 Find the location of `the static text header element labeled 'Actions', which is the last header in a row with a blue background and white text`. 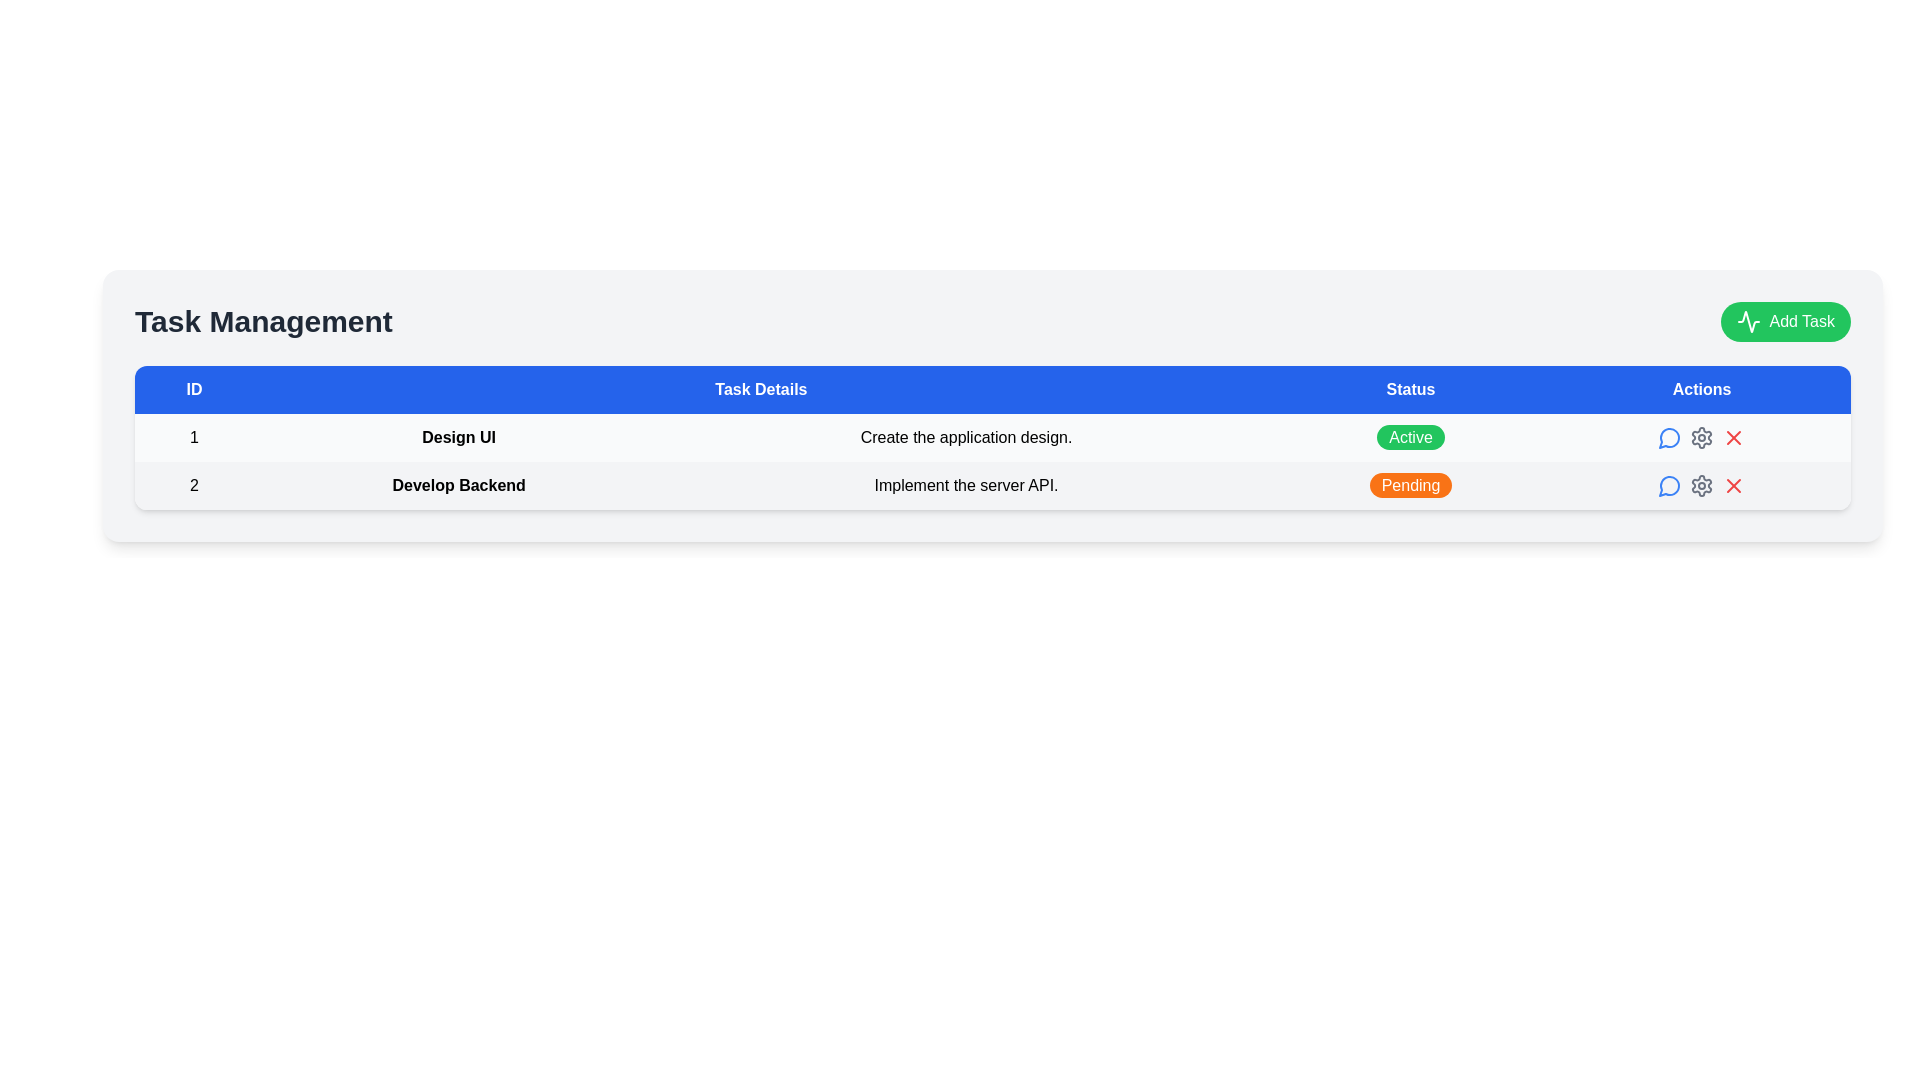

the static text header element labeled 'Actions', which is the last header in a row with a blue background and white text is located at coordinates (1701, 389).